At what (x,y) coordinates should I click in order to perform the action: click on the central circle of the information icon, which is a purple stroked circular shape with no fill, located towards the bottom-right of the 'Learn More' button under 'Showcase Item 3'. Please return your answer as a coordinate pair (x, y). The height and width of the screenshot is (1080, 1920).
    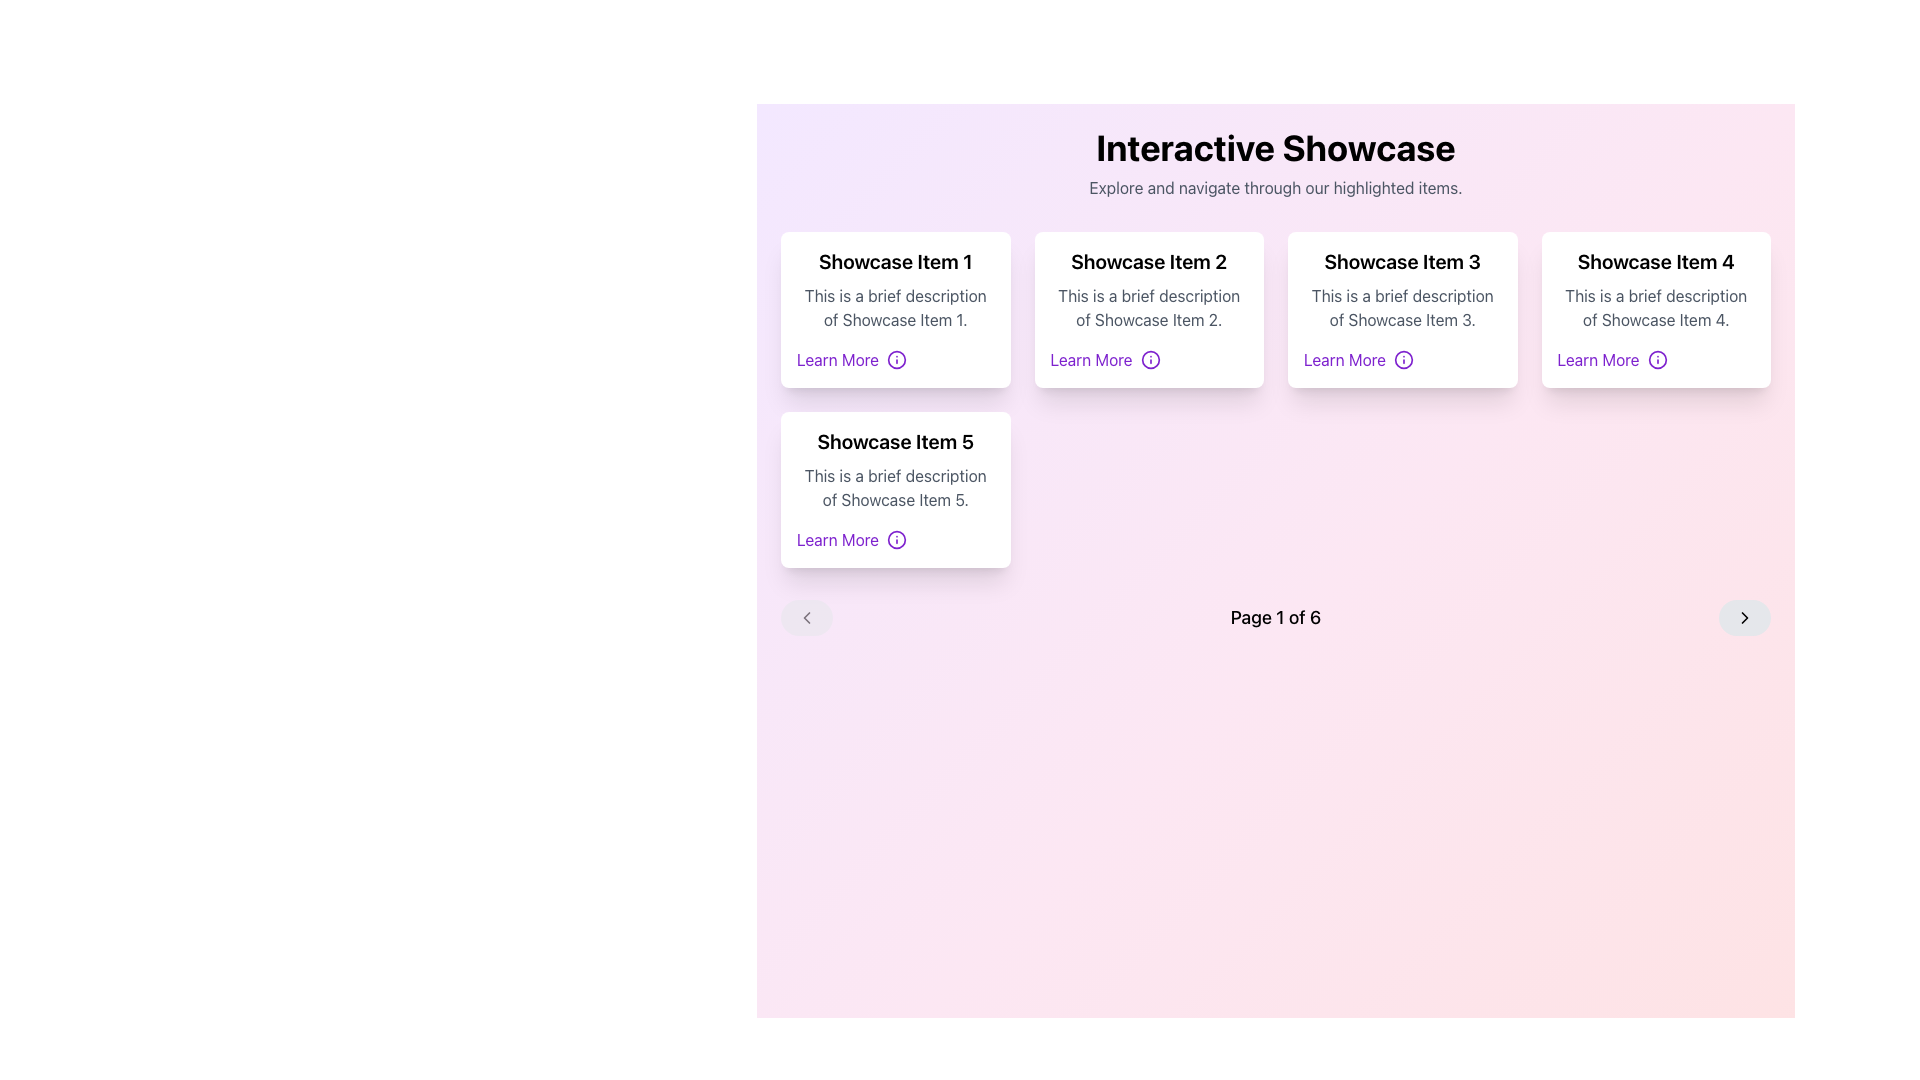
    Looking at the image, I should click on (1403, 358).